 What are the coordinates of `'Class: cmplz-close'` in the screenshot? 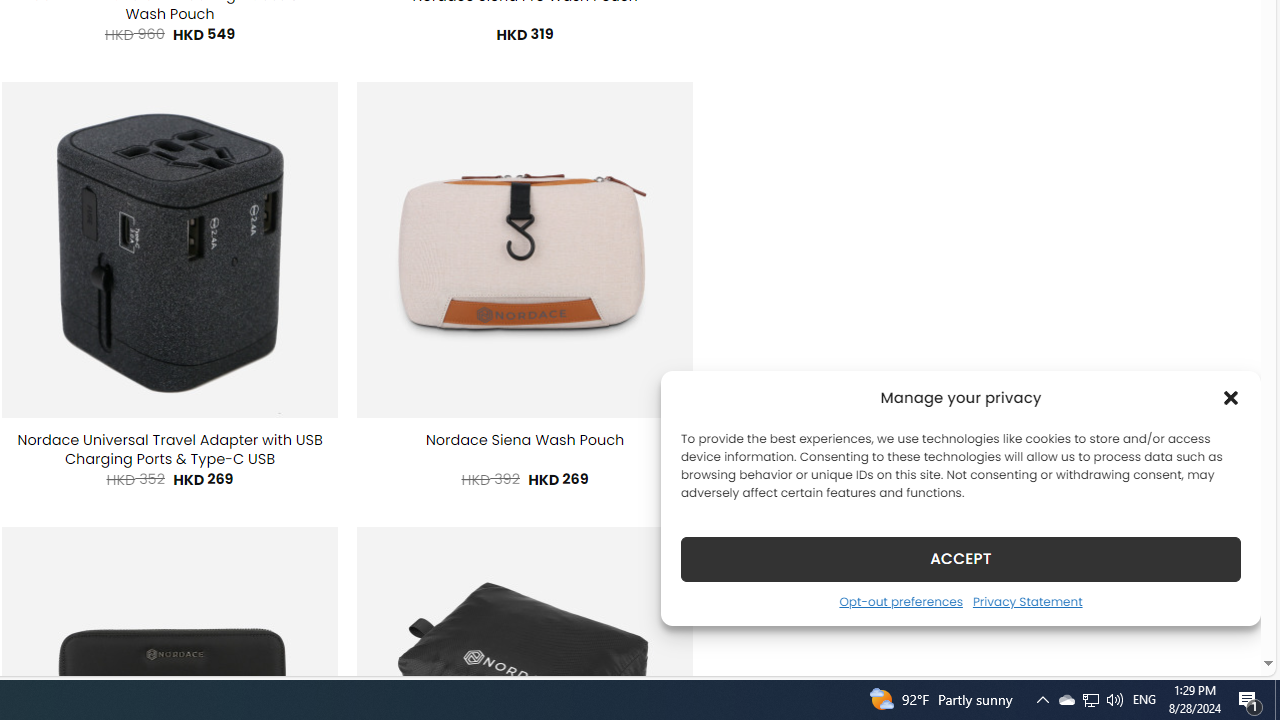 It's located at (1230, 397).